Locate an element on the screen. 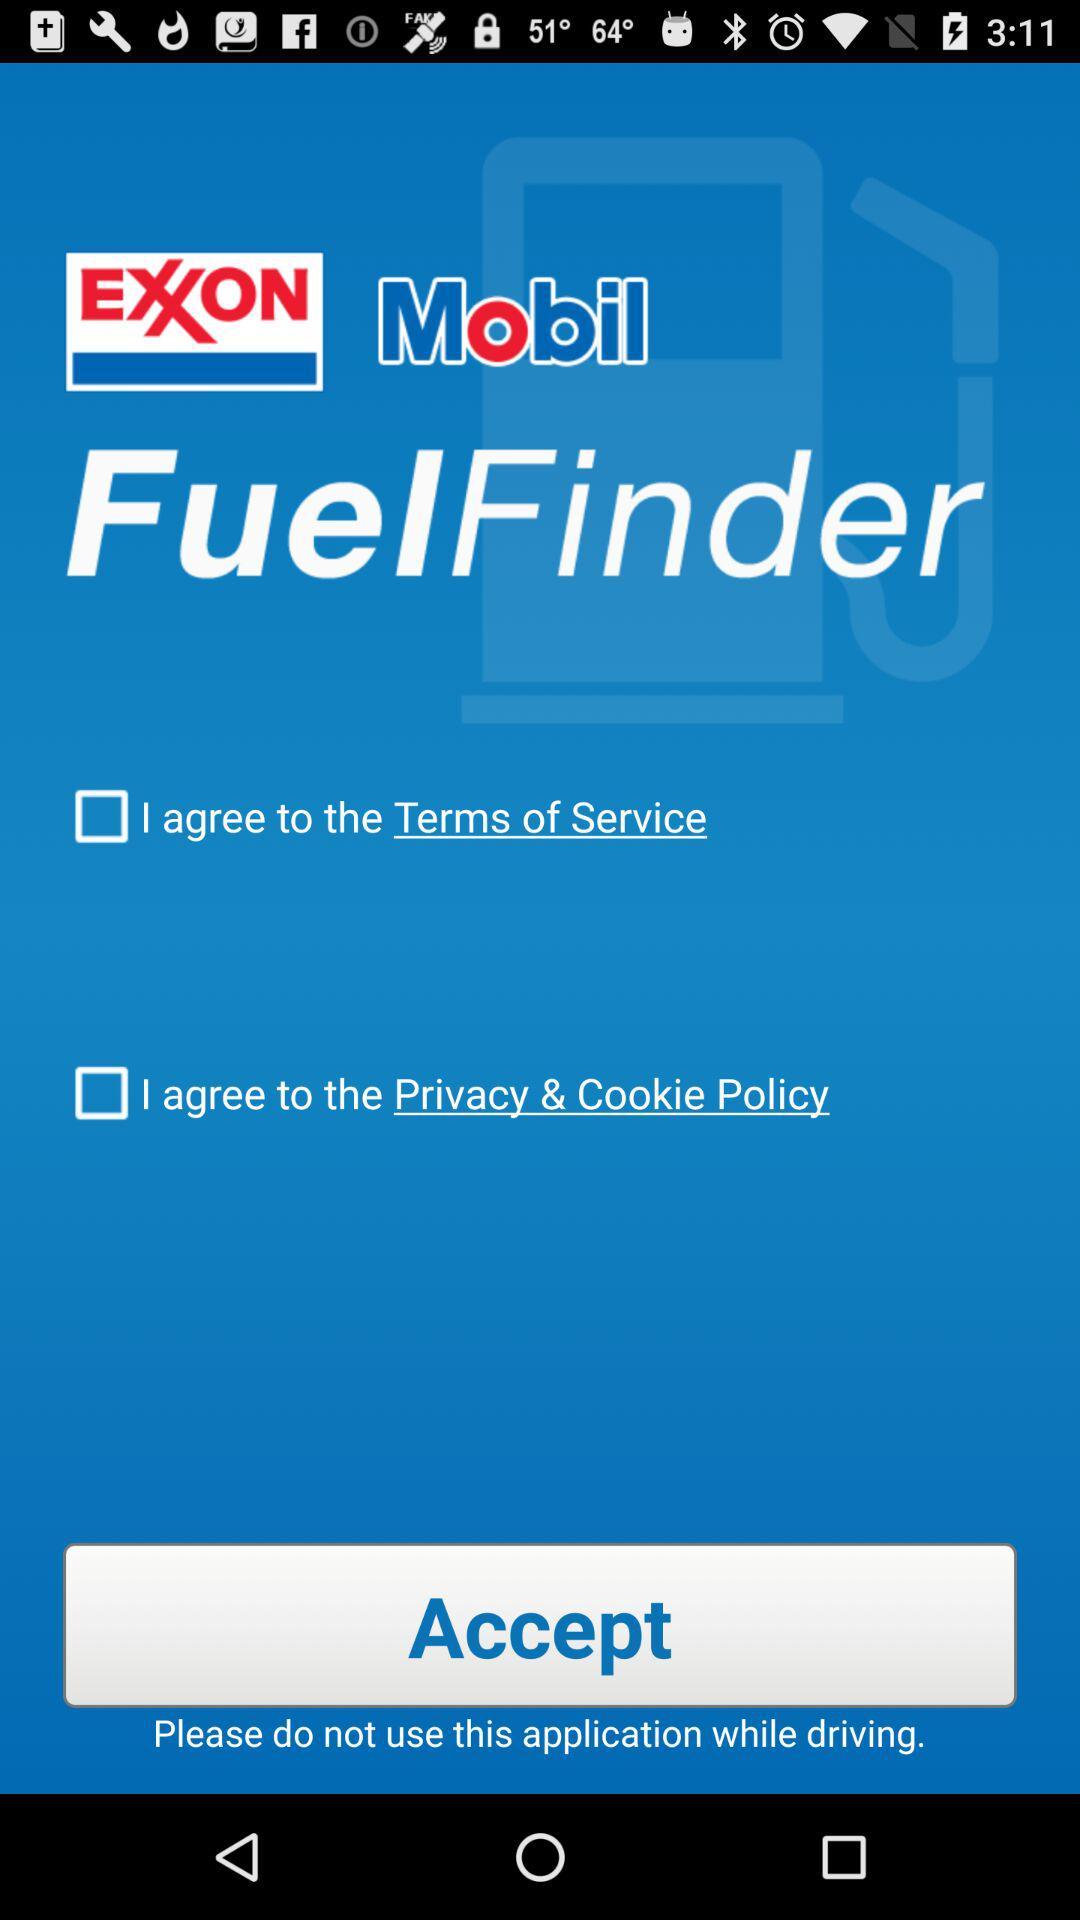 Image resolution: width=1080 pixels, height=1920 pixels. the icon above i agree to icon is located at coordinates (545, 816).